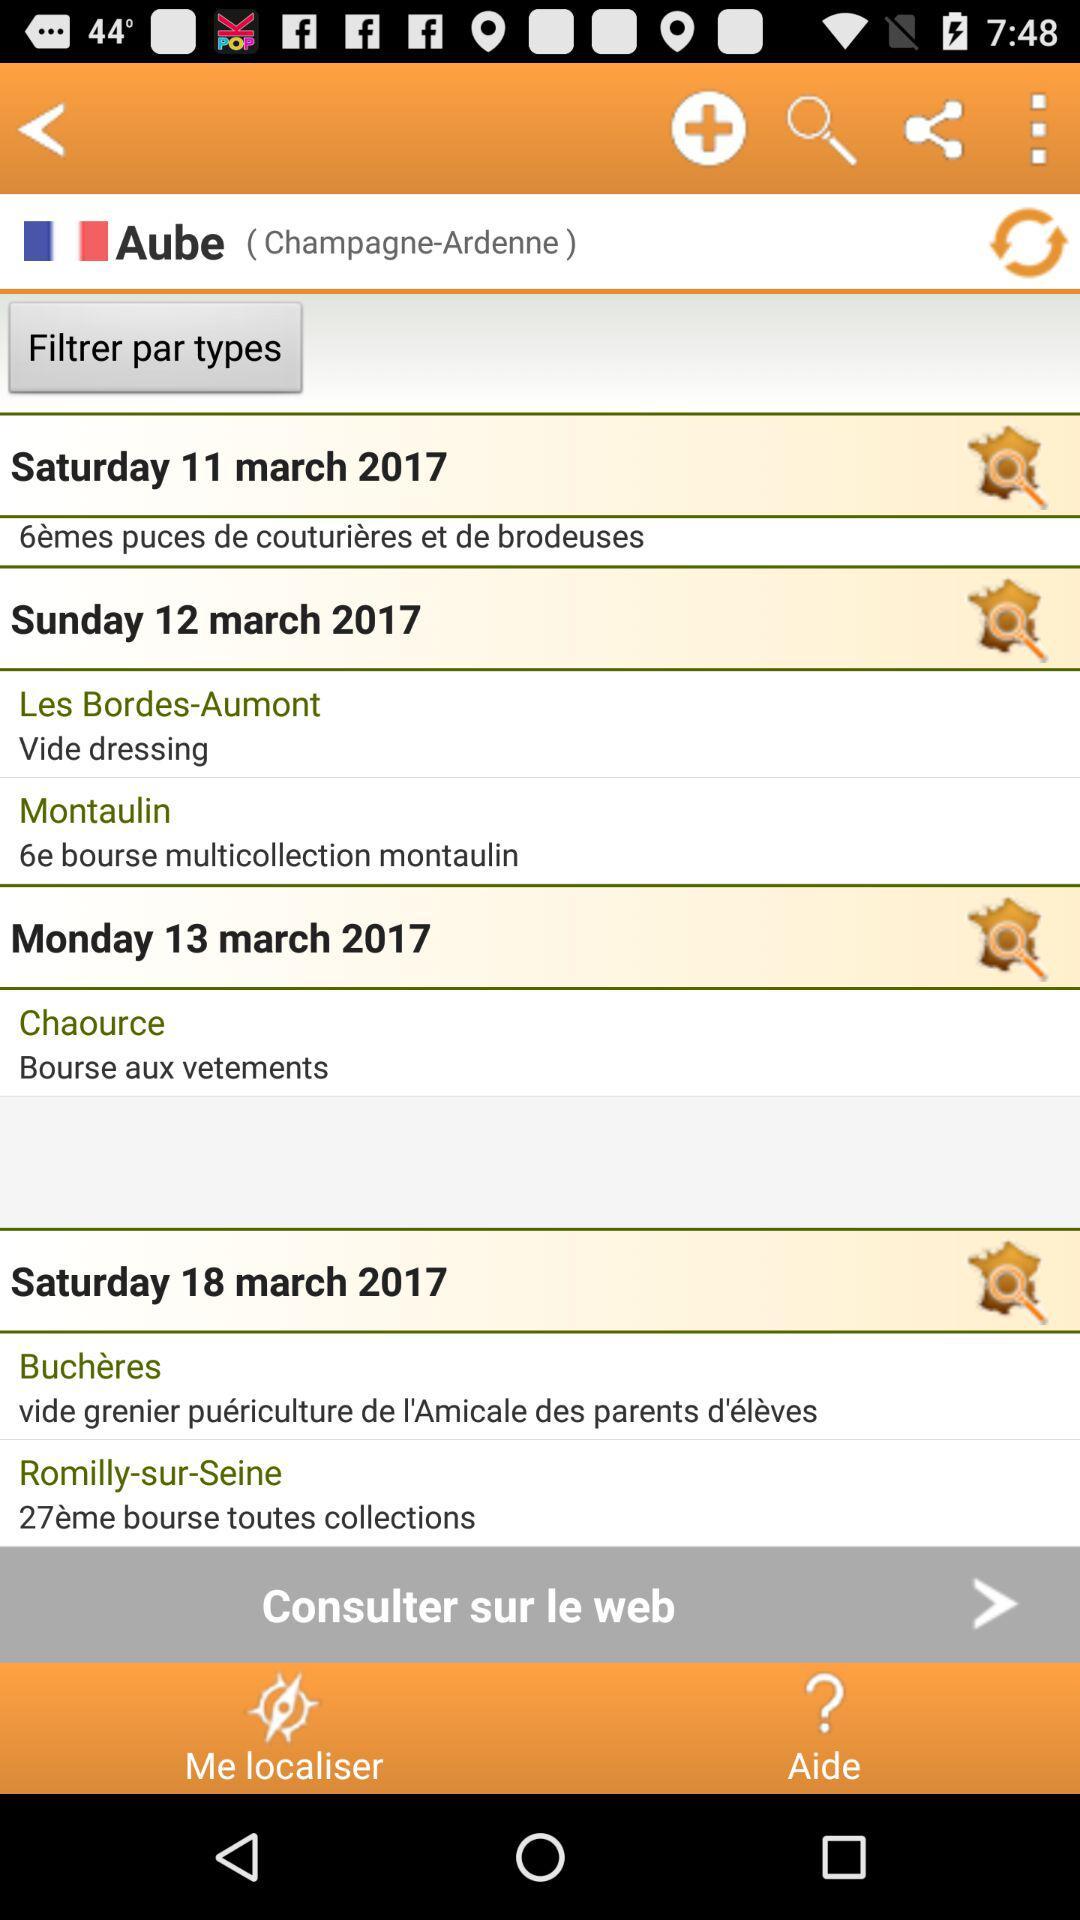 Image resolution: width=1080 pixels, height=1920 pixels. What do you see at coordinates (821, 136) in the screenshot?
I see `the search icon` at bounding box center [821, 136].